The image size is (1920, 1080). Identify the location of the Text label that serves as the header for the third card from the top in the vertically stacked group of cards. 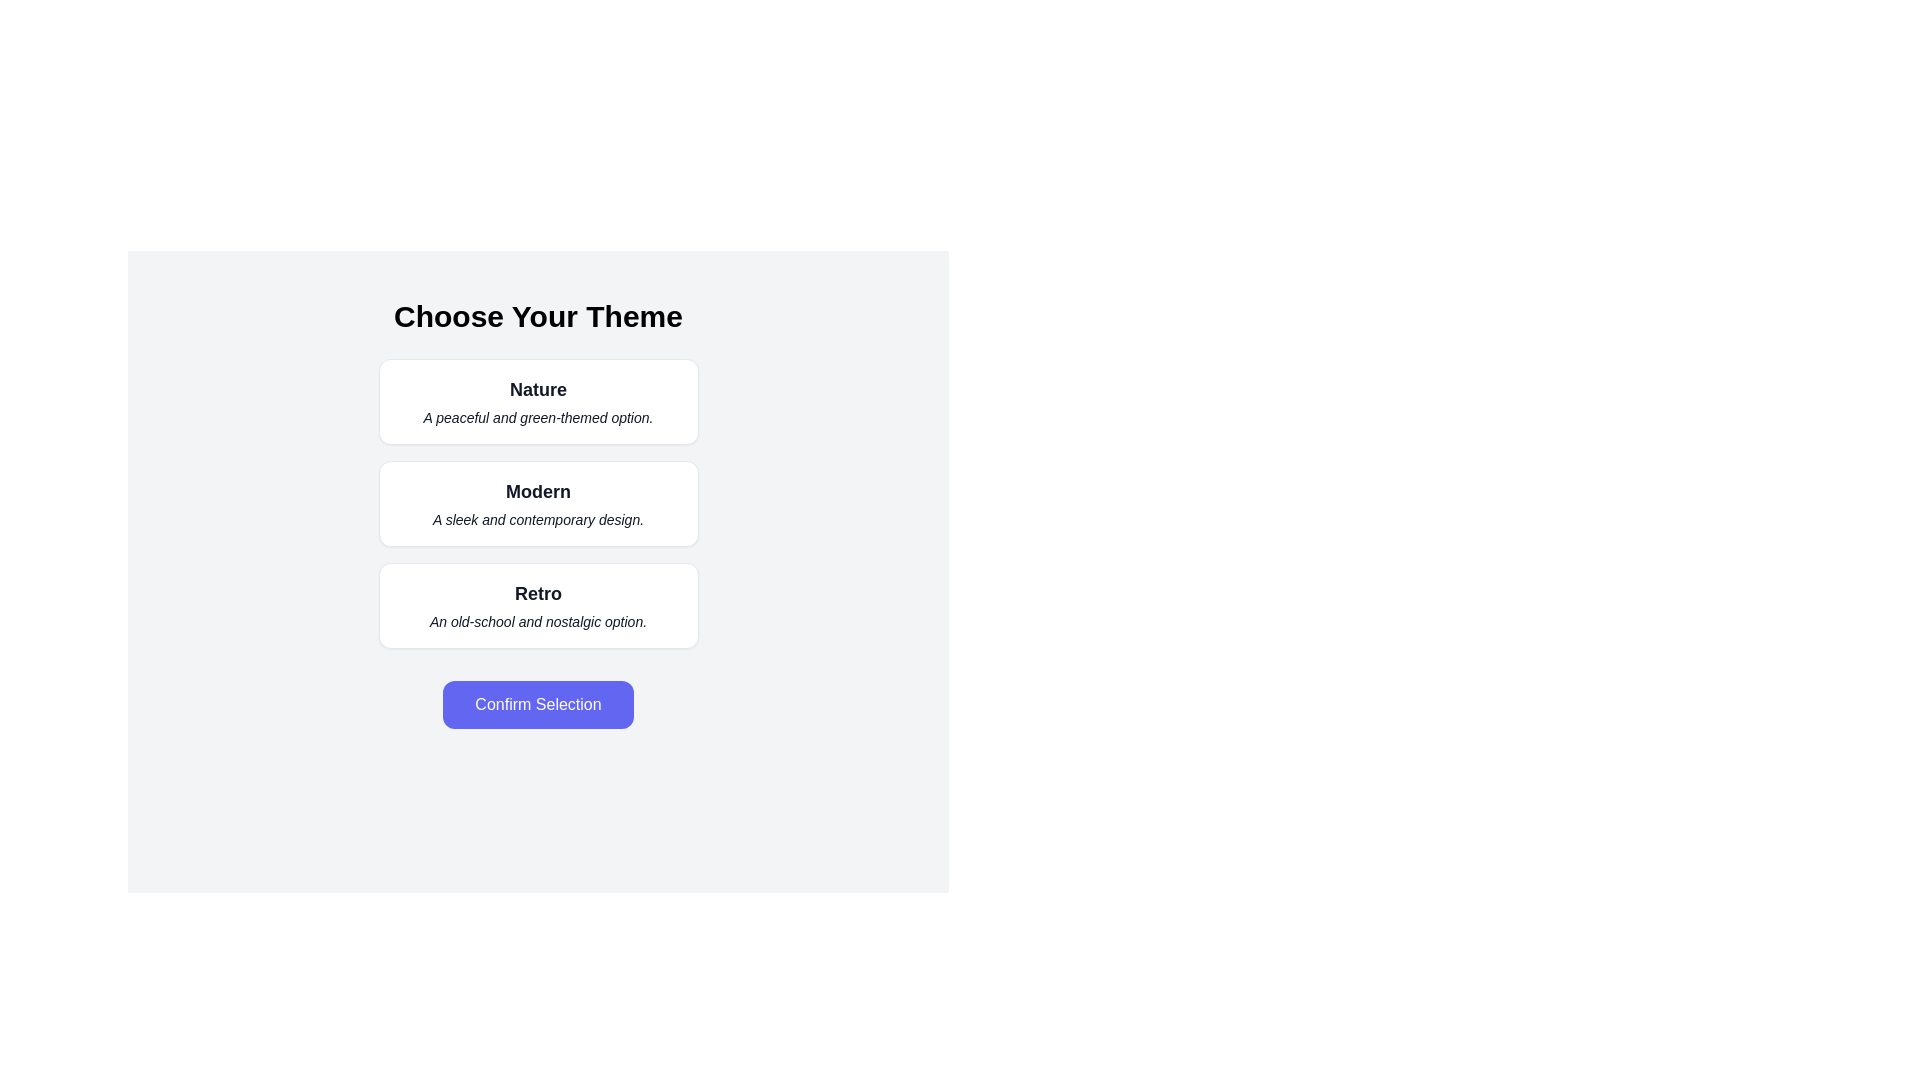
(538, 593).